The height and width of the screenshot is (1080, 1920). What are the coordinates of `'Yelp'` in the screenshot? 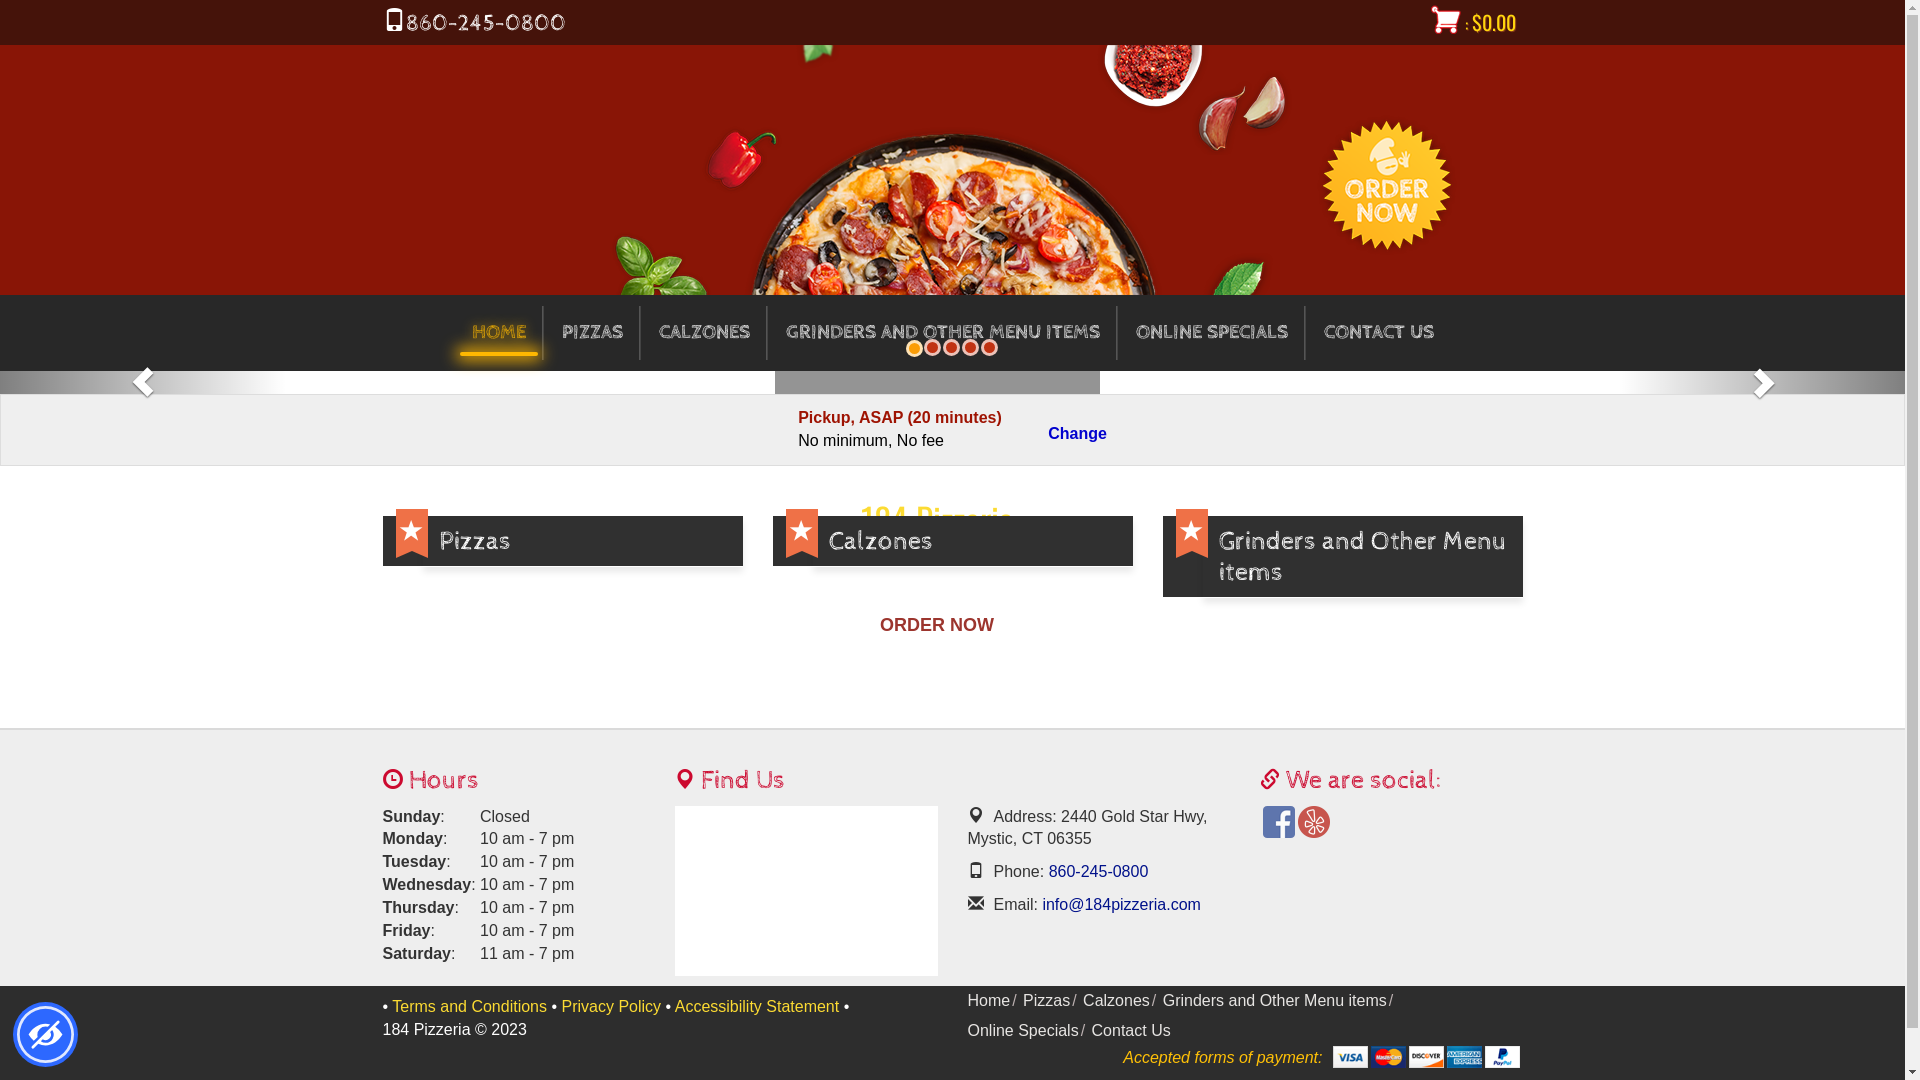 It's located at (1314, 821).